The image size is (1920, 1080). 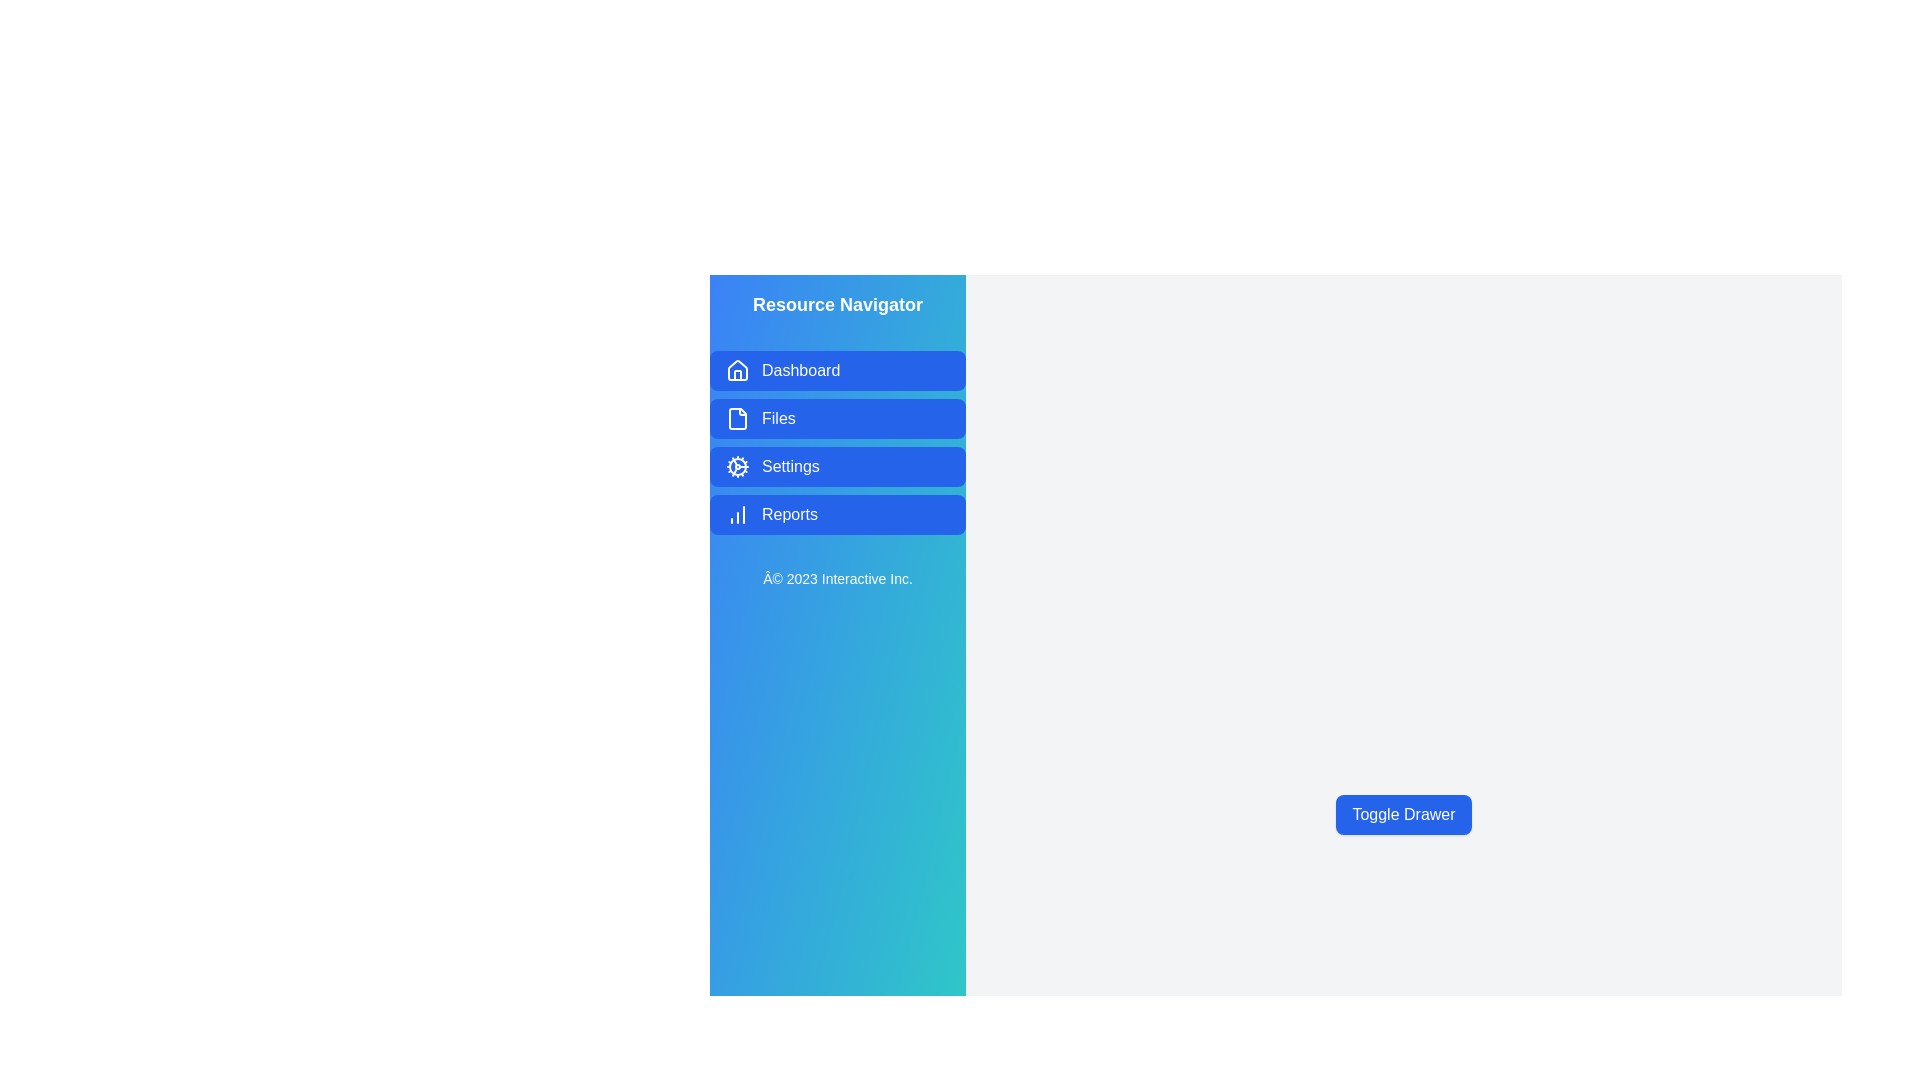 What do you see at coordinates (838, 418) in the screenshot?
I see `the navigation item labeled Files` at bounding box center [838, 418].